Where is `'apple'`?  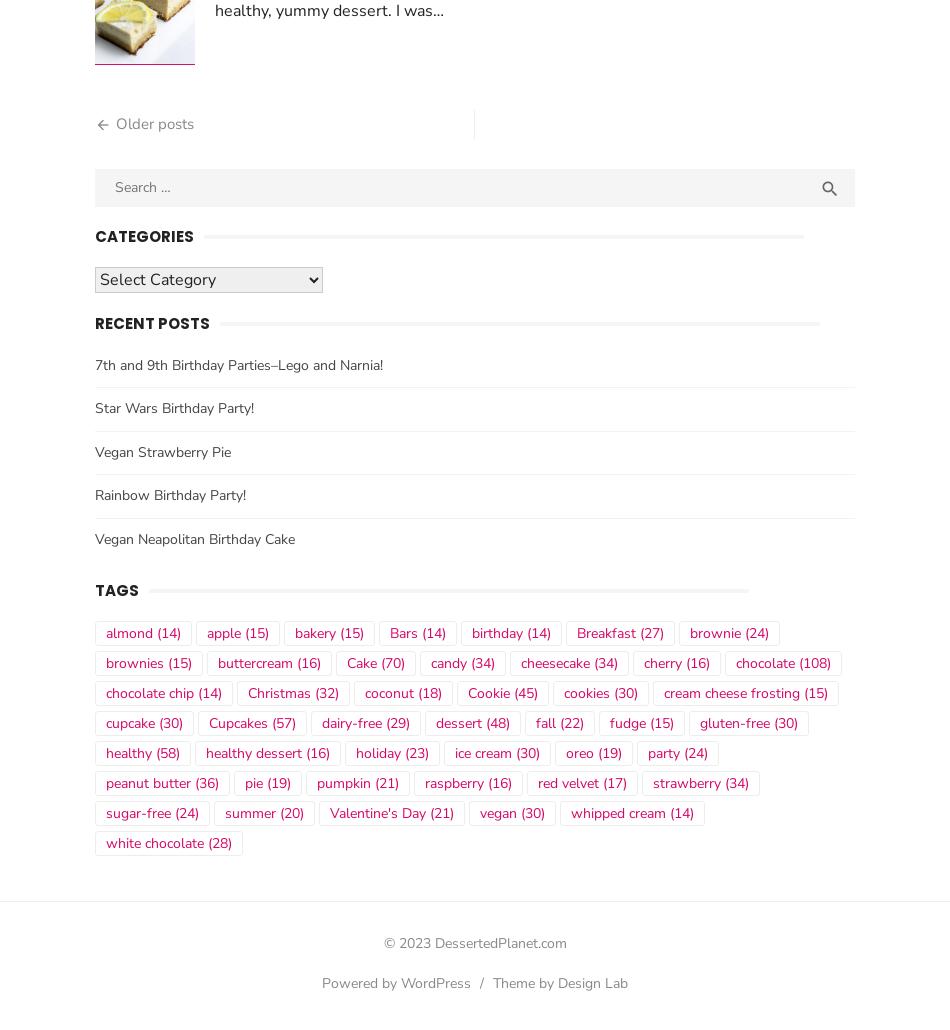
'apple' is located at coordinates (224, 638).